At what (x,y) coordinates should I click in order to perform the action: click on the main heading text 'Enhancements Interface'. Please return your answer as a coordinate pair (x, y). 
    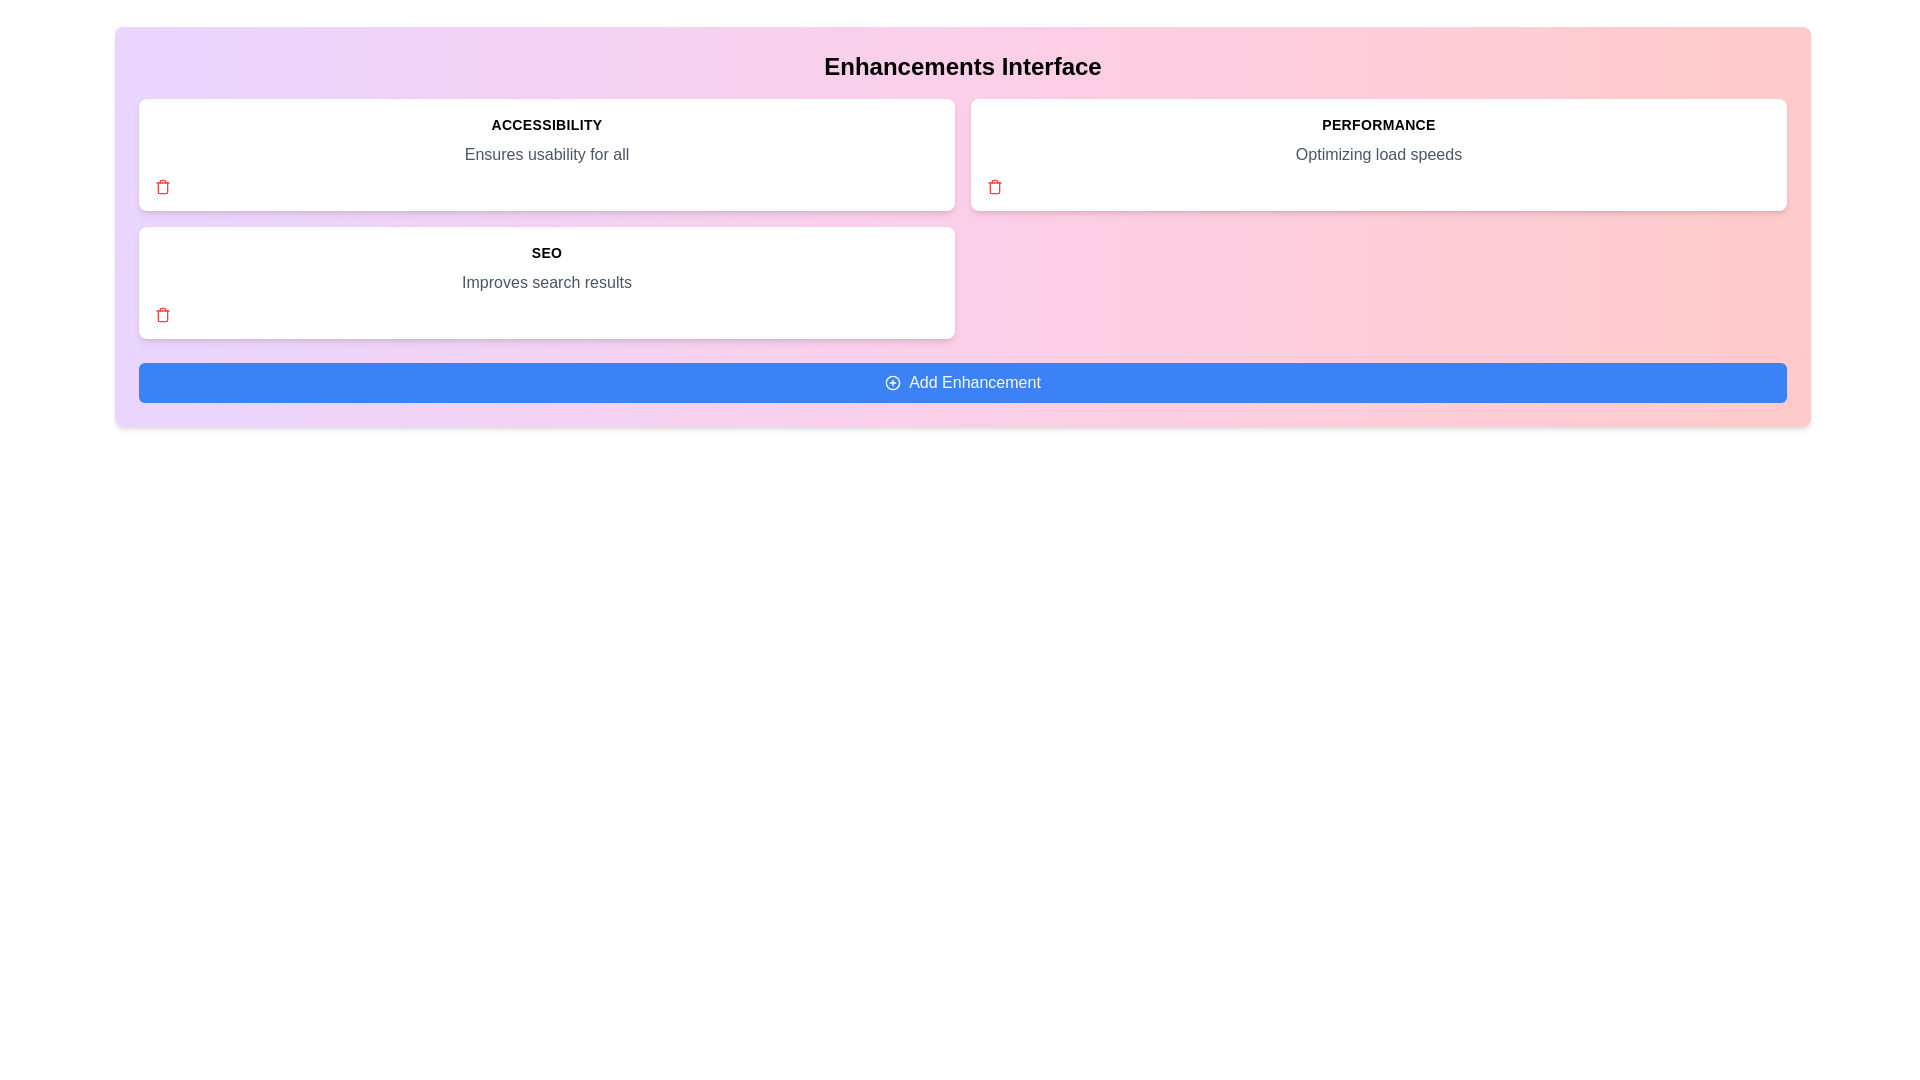
    Looking at the image, I should click on (963, 65).